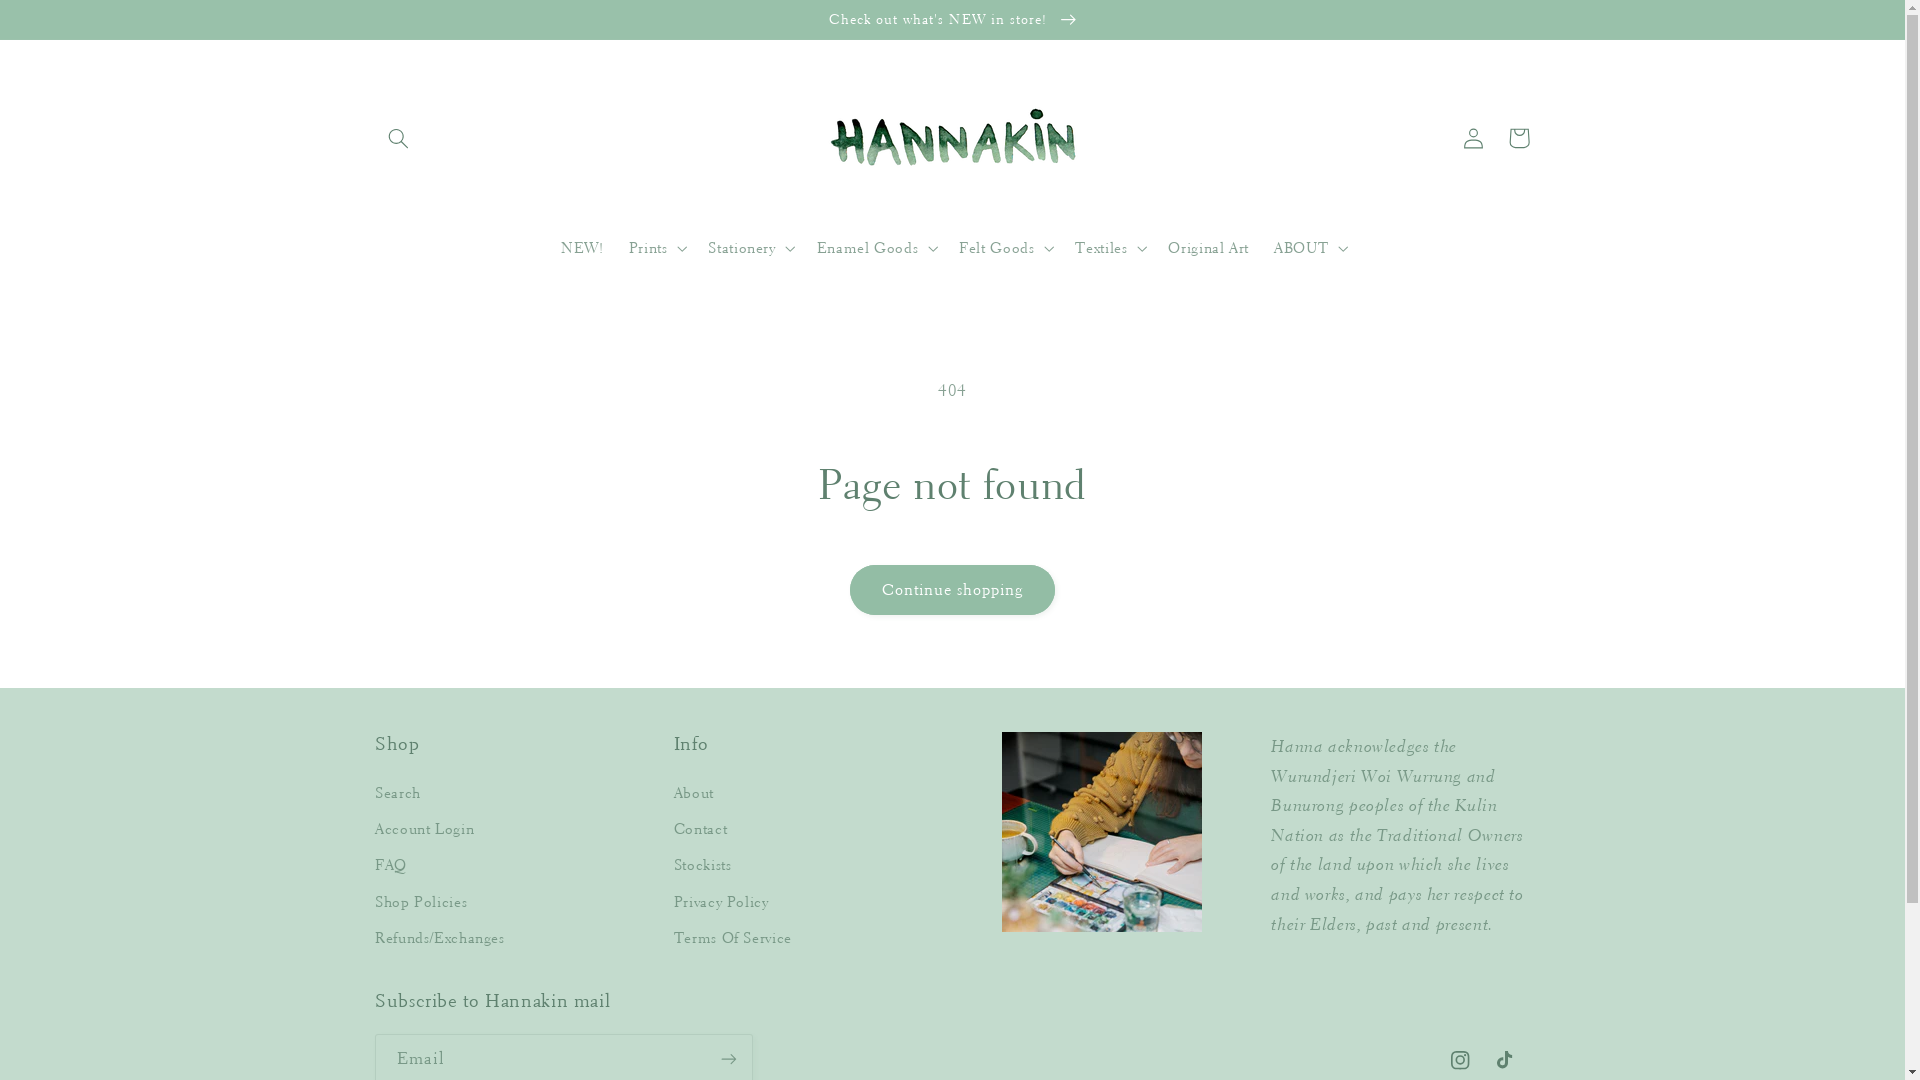  I want to click on 'Privacy Policy', so click(720, 902).